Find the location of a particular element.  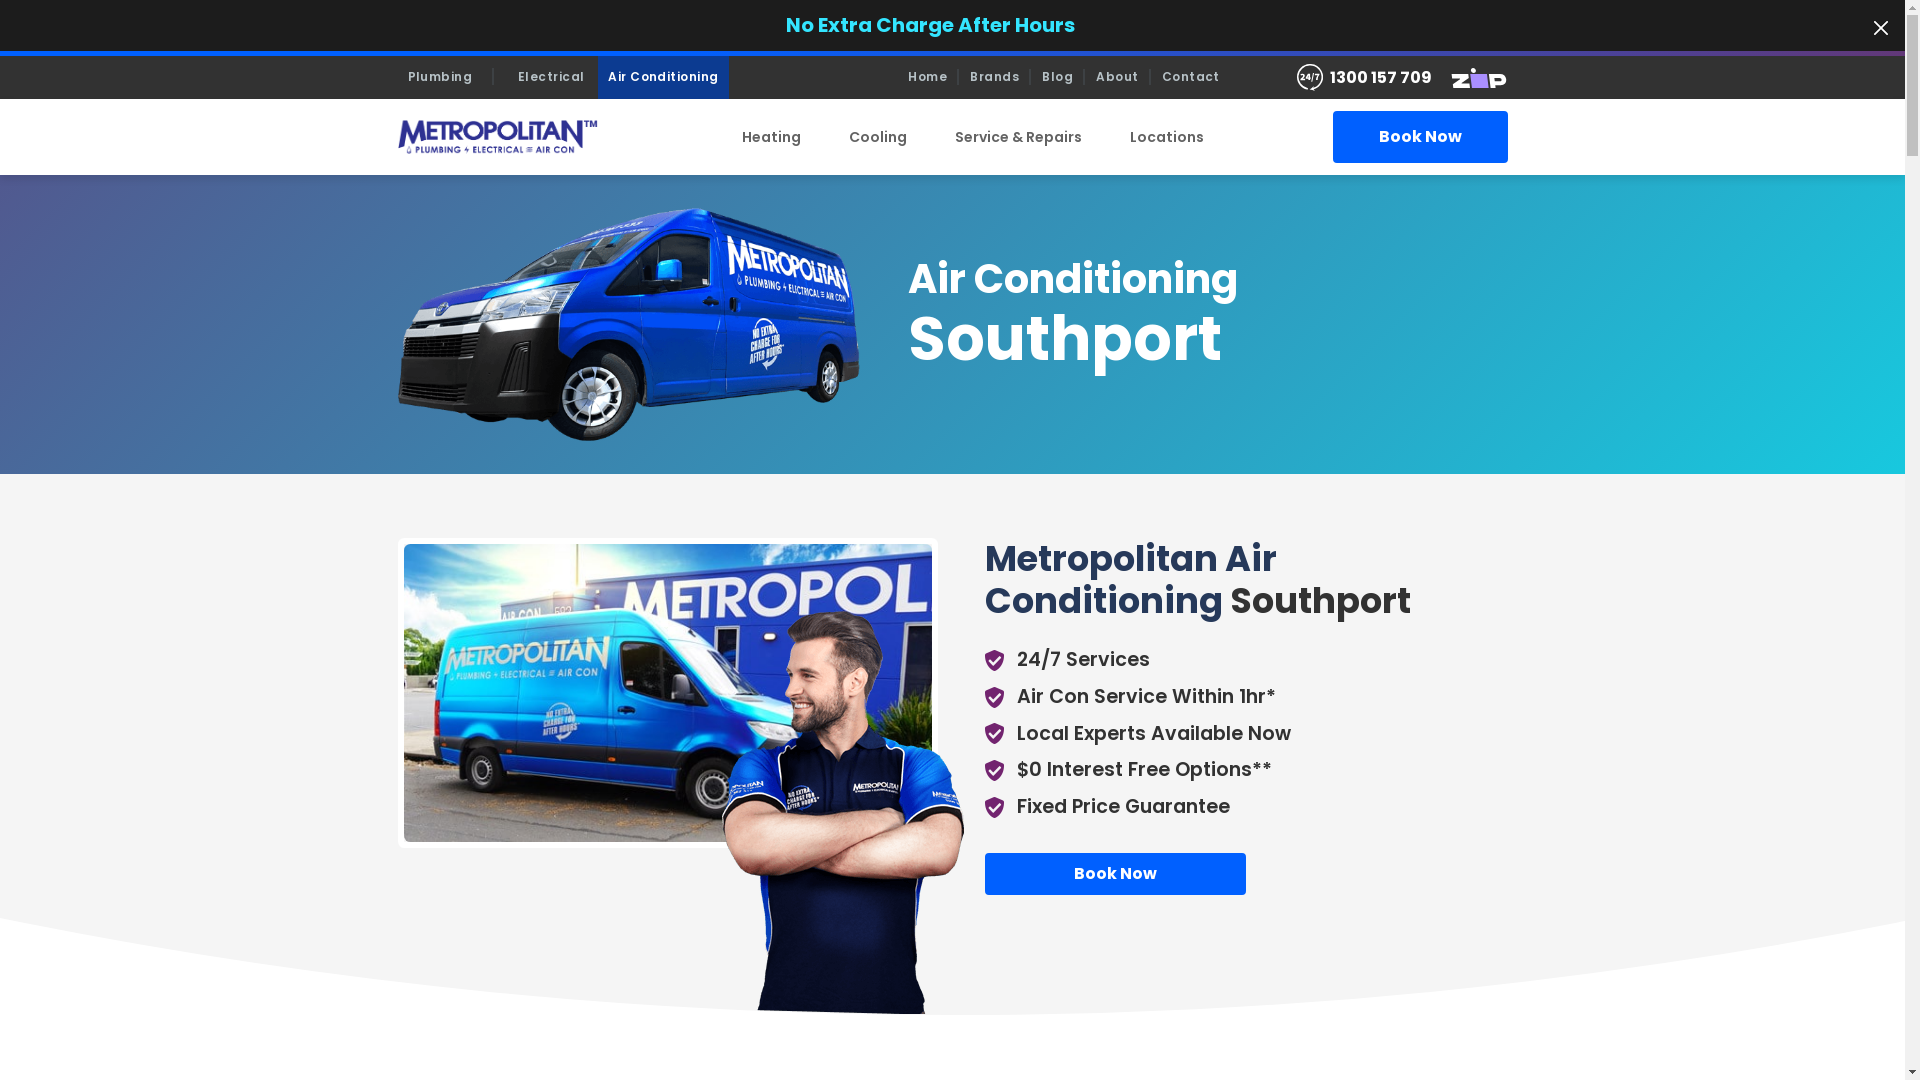

'Heating' is located at coordinates (718, 136).